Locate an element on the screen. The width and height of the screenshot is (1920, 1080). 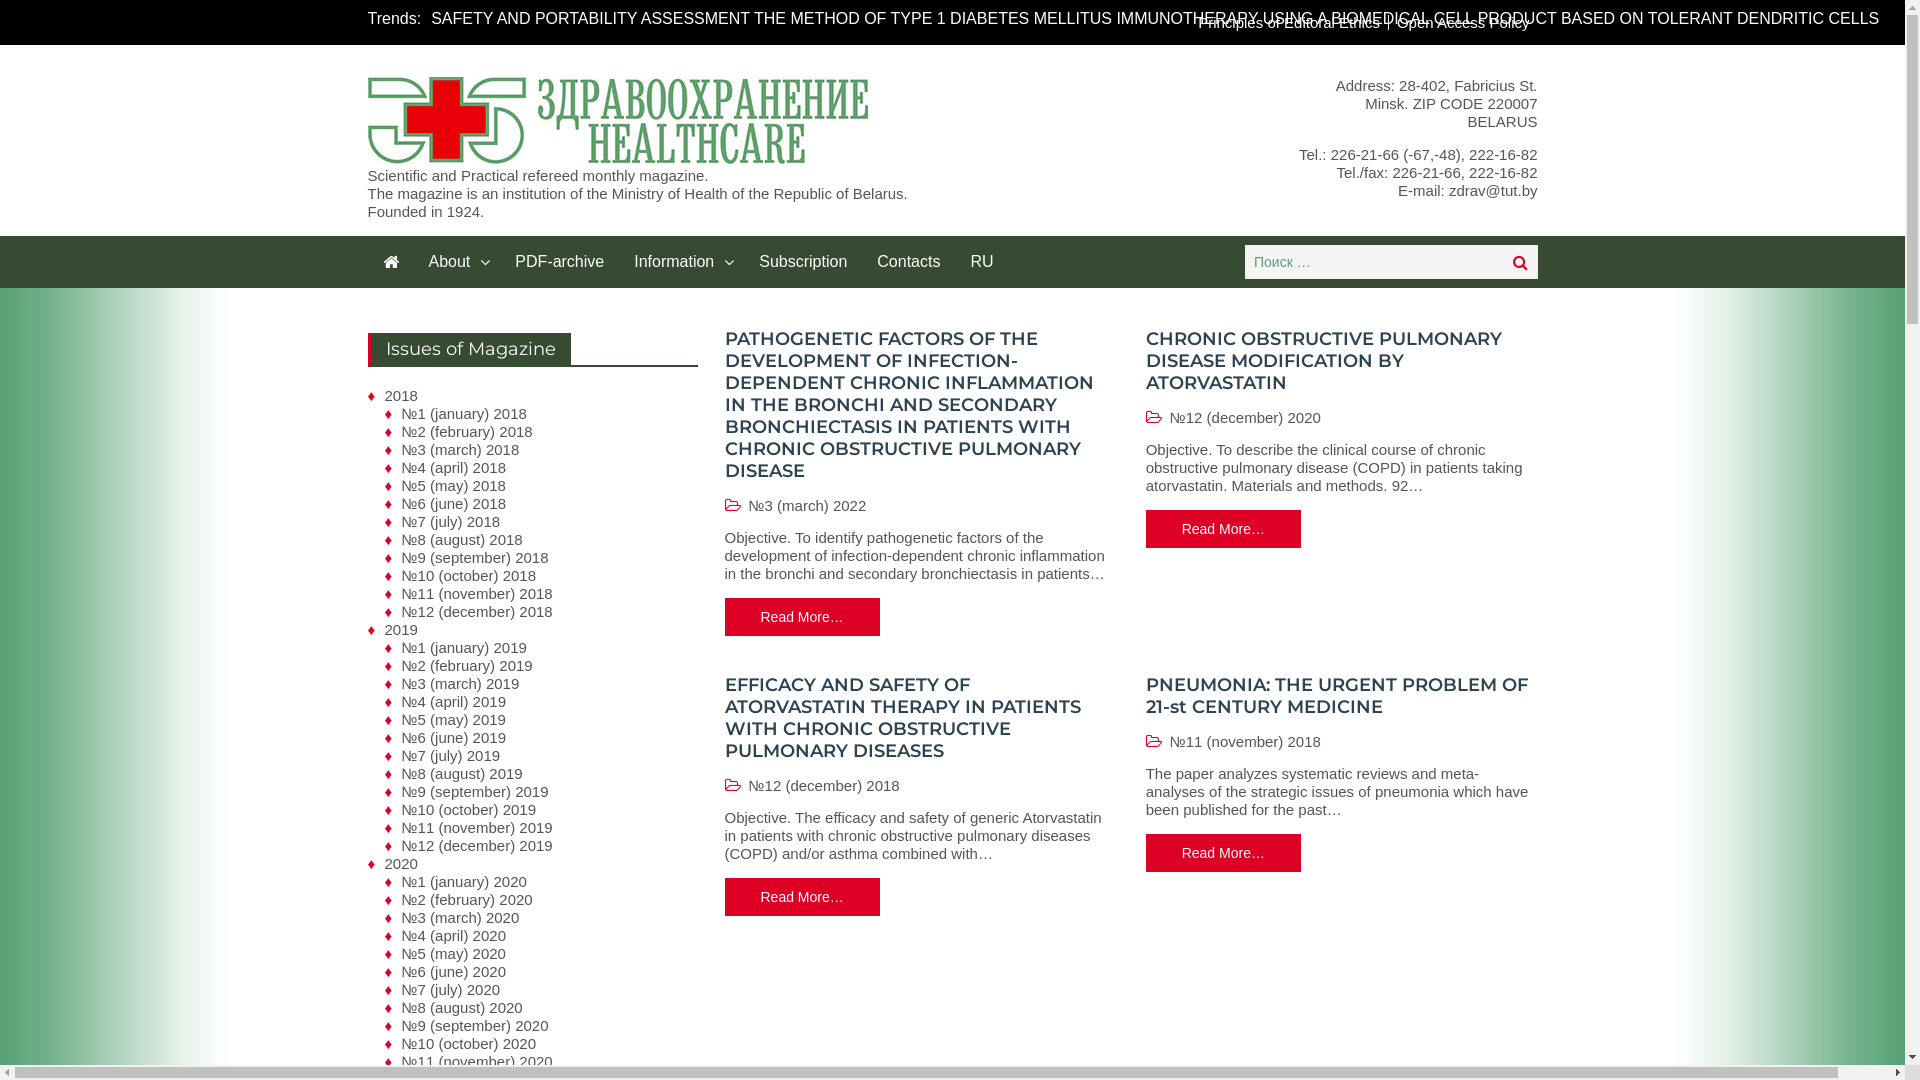
'2019' is located at coordinates (400, 628).